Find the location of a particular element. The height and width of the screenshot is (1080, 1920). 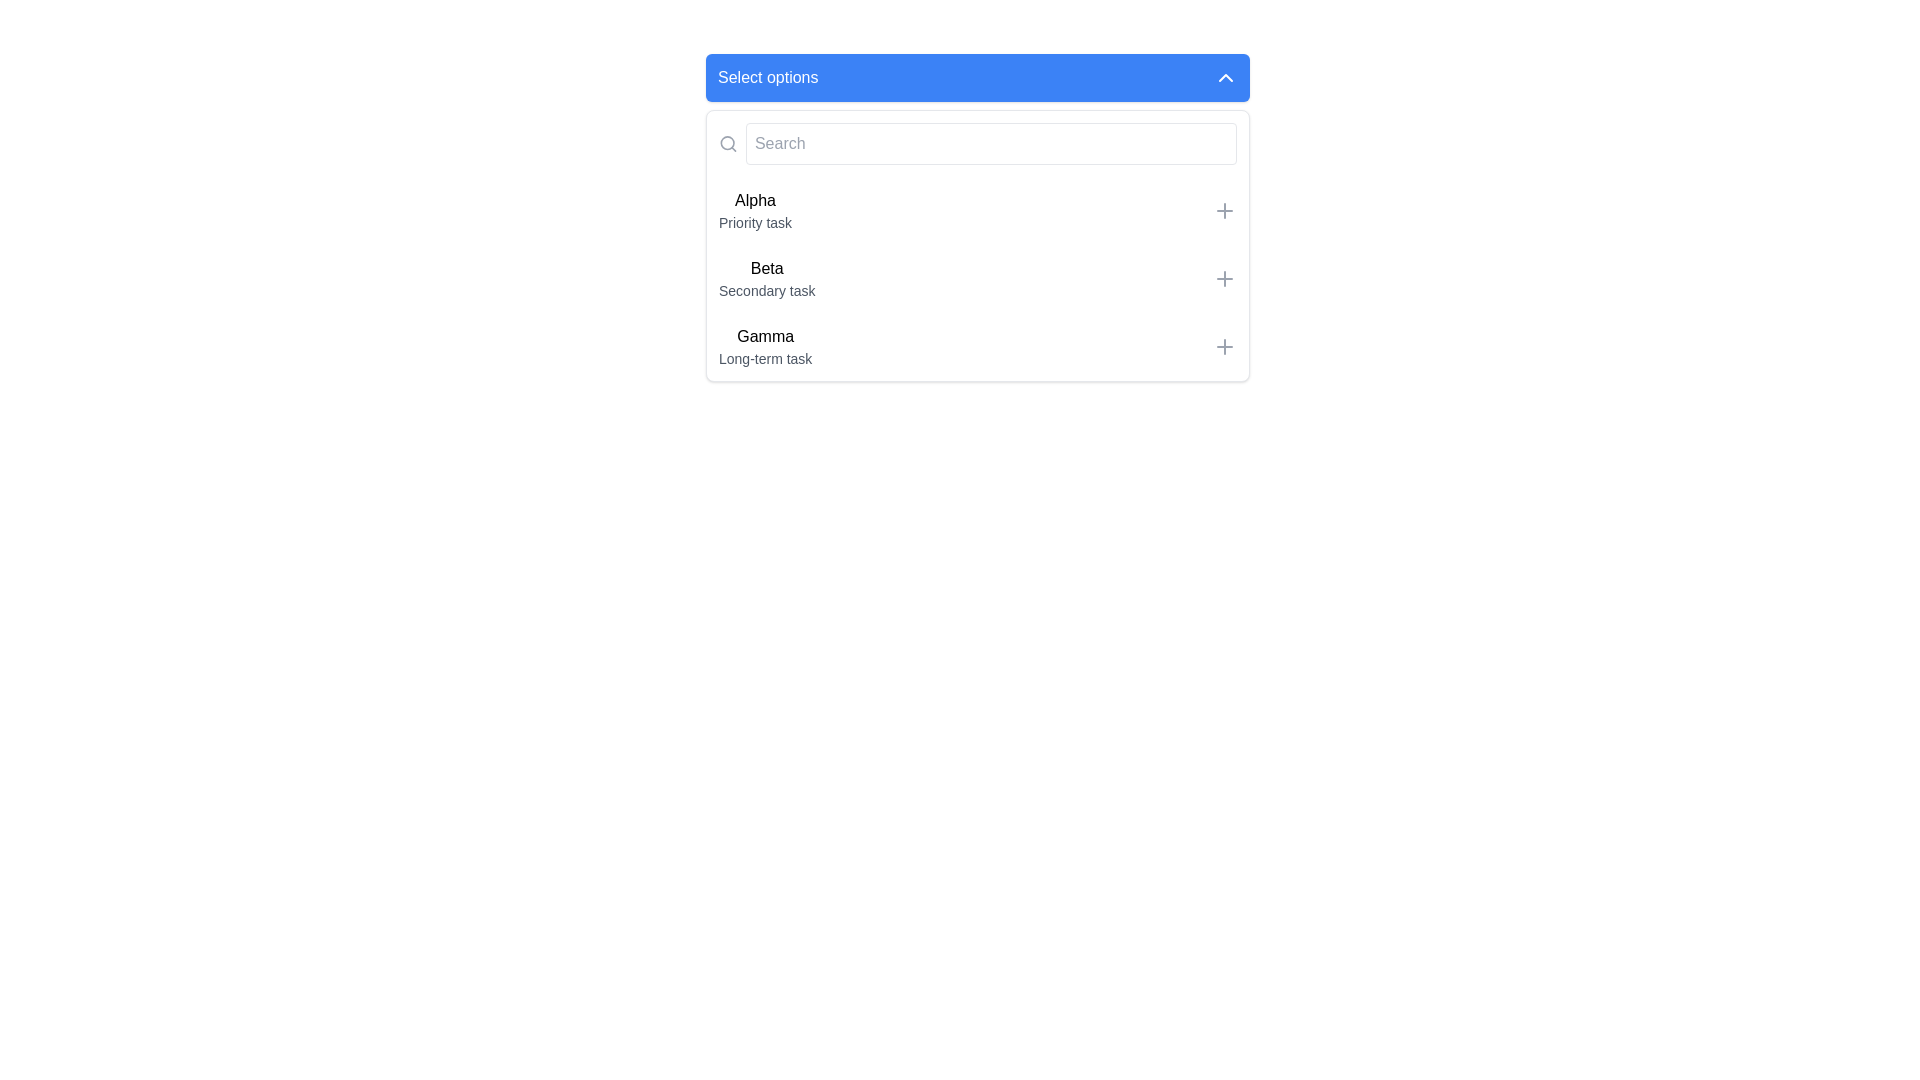

the 'Gamma' entry in the dropdown list is located at coordinates (978, 346).